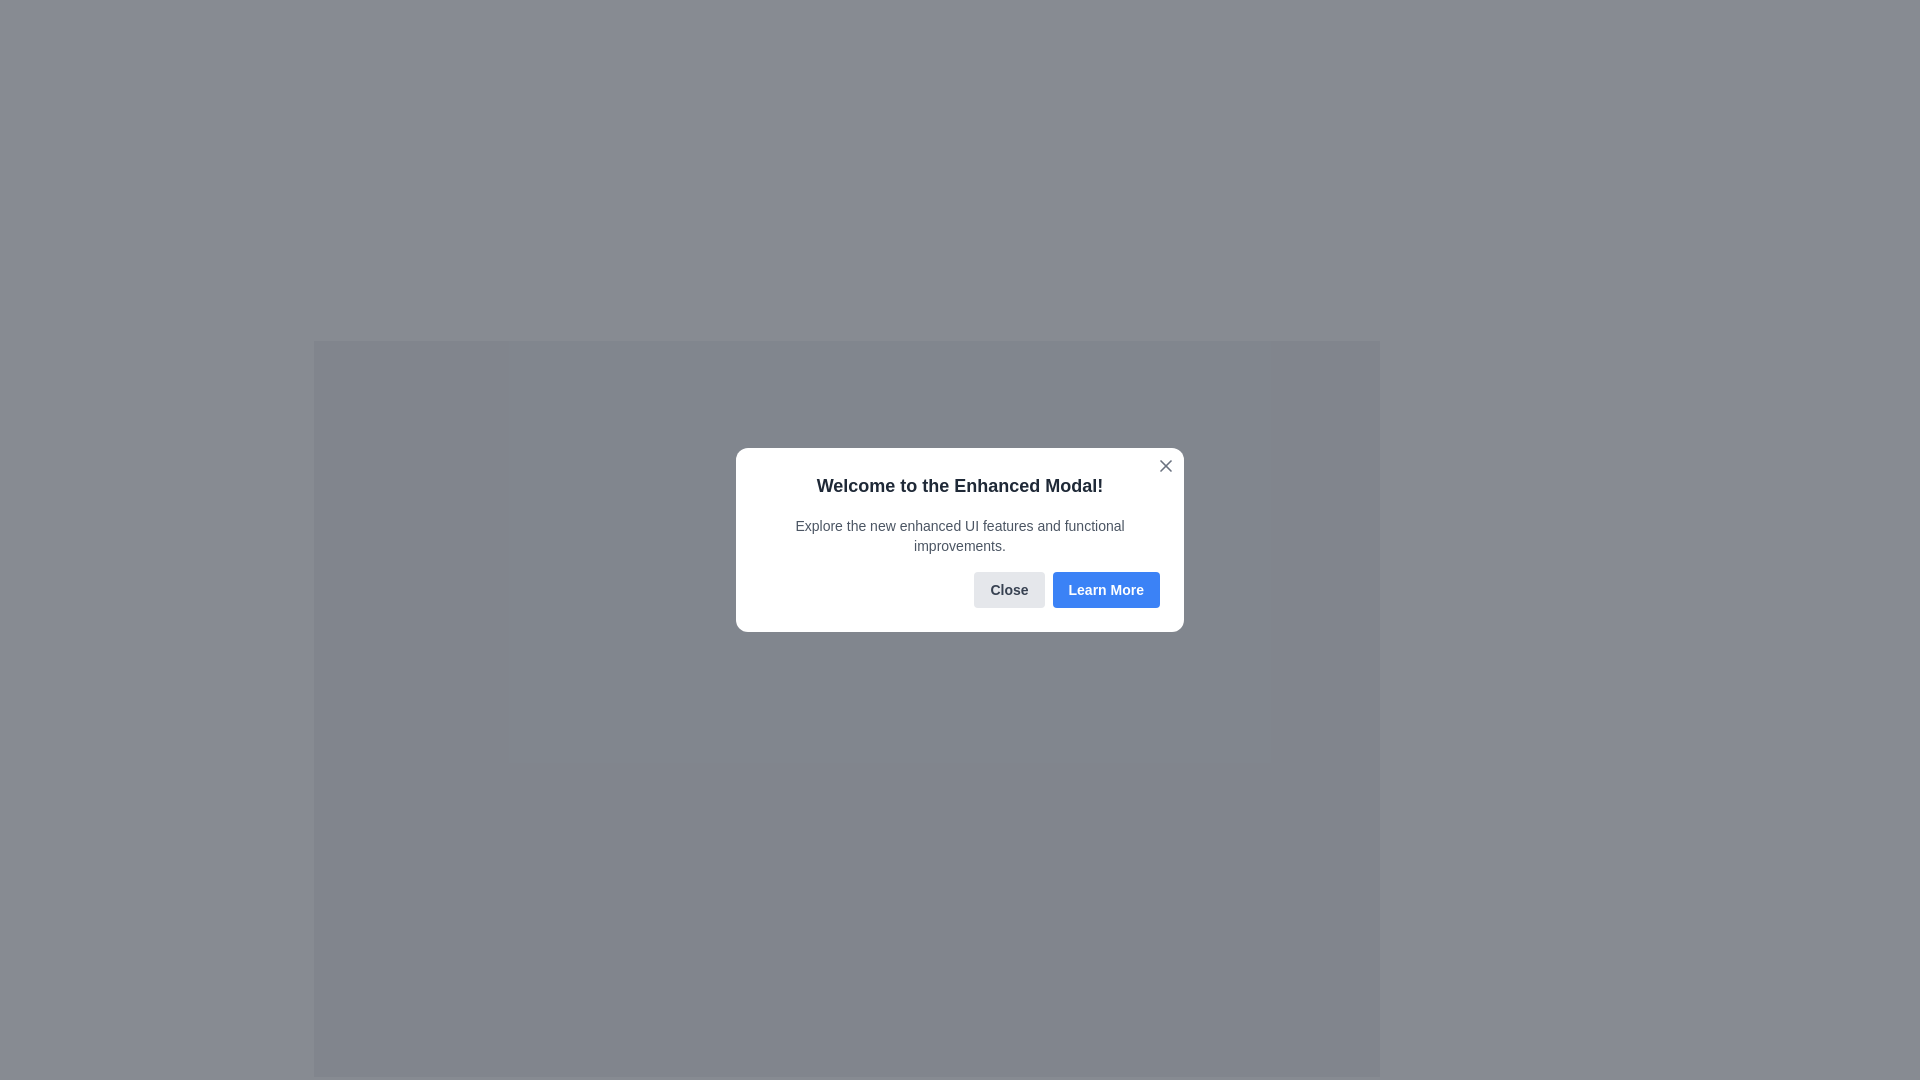  What do you see at coordinates (1166, 466) in the screenshot?
I see `the close button (X symbol) located at the top-right corner of the modal dialog` at bounding box center [1166, 466].